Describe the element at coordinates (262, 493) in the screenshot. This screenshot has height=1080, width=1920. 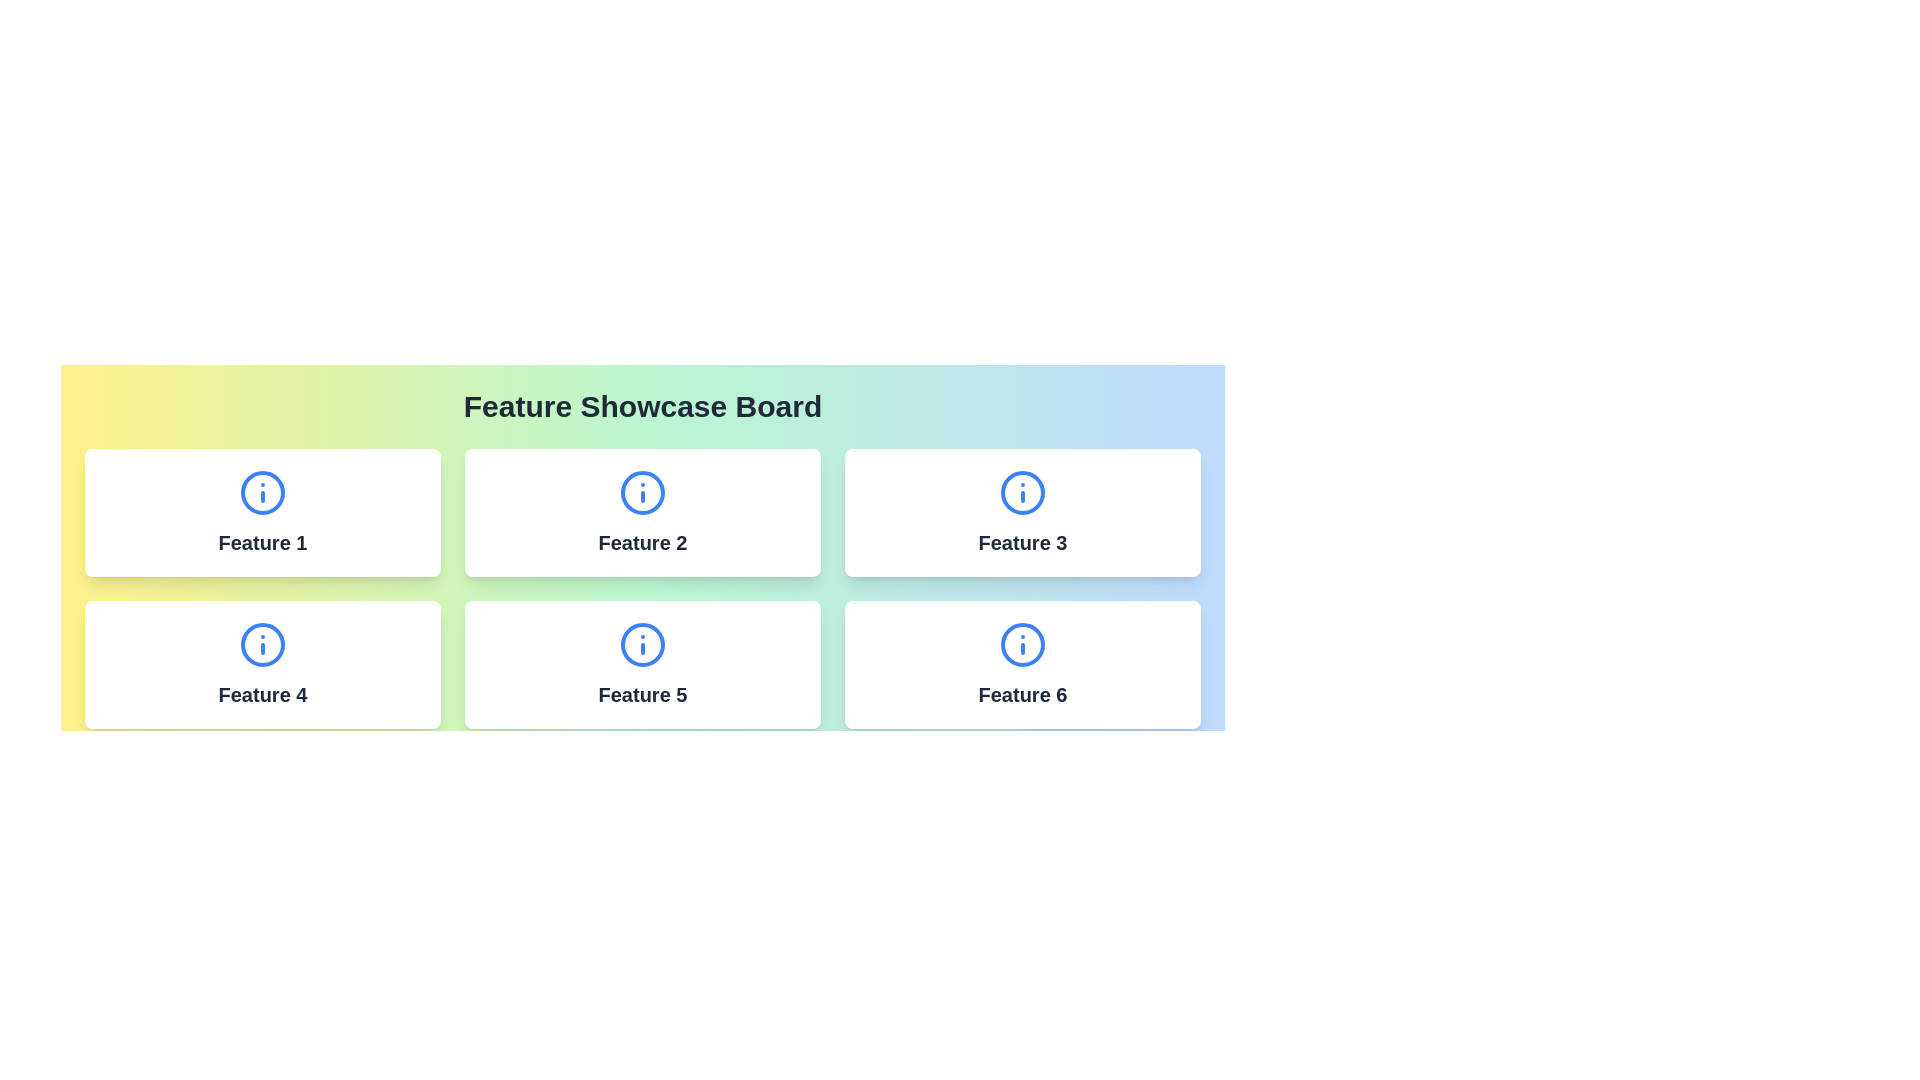
I see `the outer circle of the 'Feature 1' icon, which is represented by an elliptical SVG shape located in the top-left icon of a 2x3 grid` at that location.